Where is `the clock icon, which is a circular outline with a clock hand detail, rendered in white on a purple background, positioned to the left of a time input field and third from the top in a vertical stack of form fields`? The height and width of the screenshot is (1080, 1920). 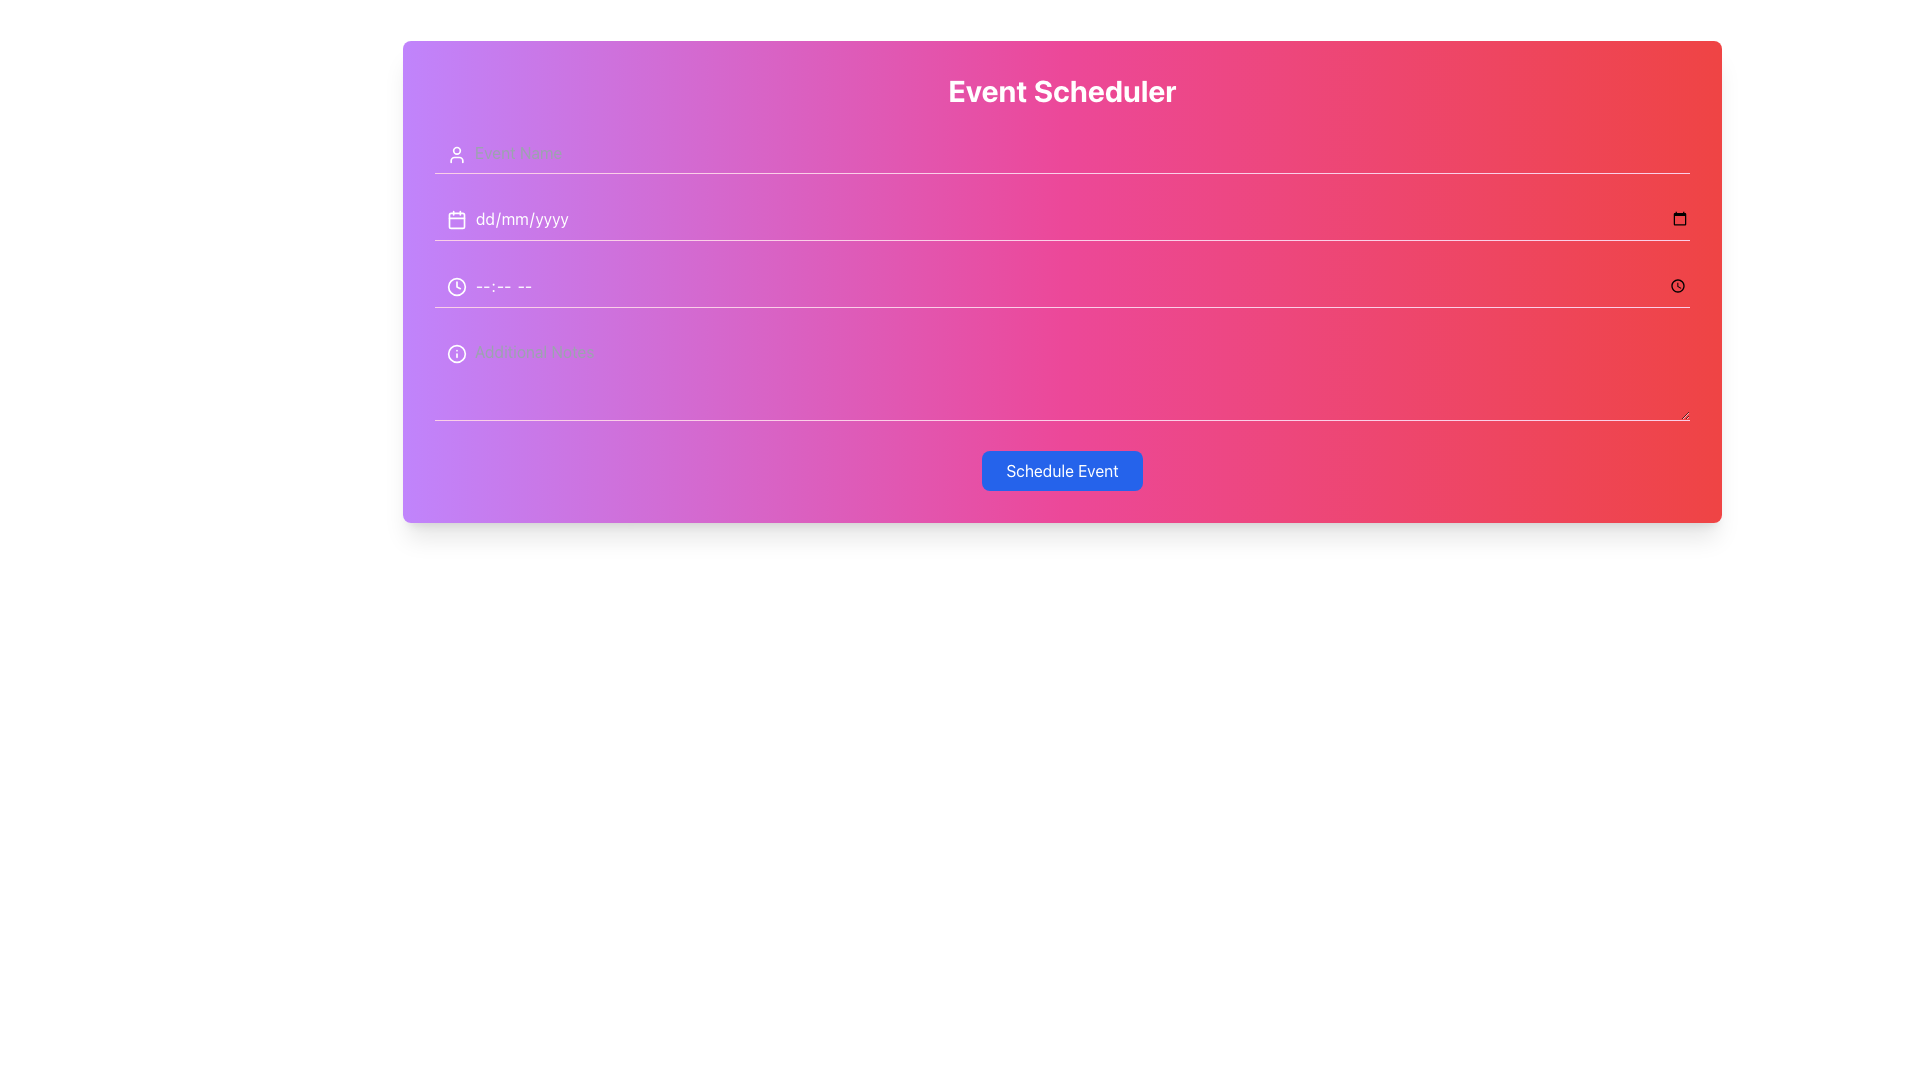
the clock icon, which is a circular outline with a clock hand detail, rendered in white on a purple background, positioned to the left of a time input field and third from the top in a vertical stack of form fields is located at coordinates (455, 286).